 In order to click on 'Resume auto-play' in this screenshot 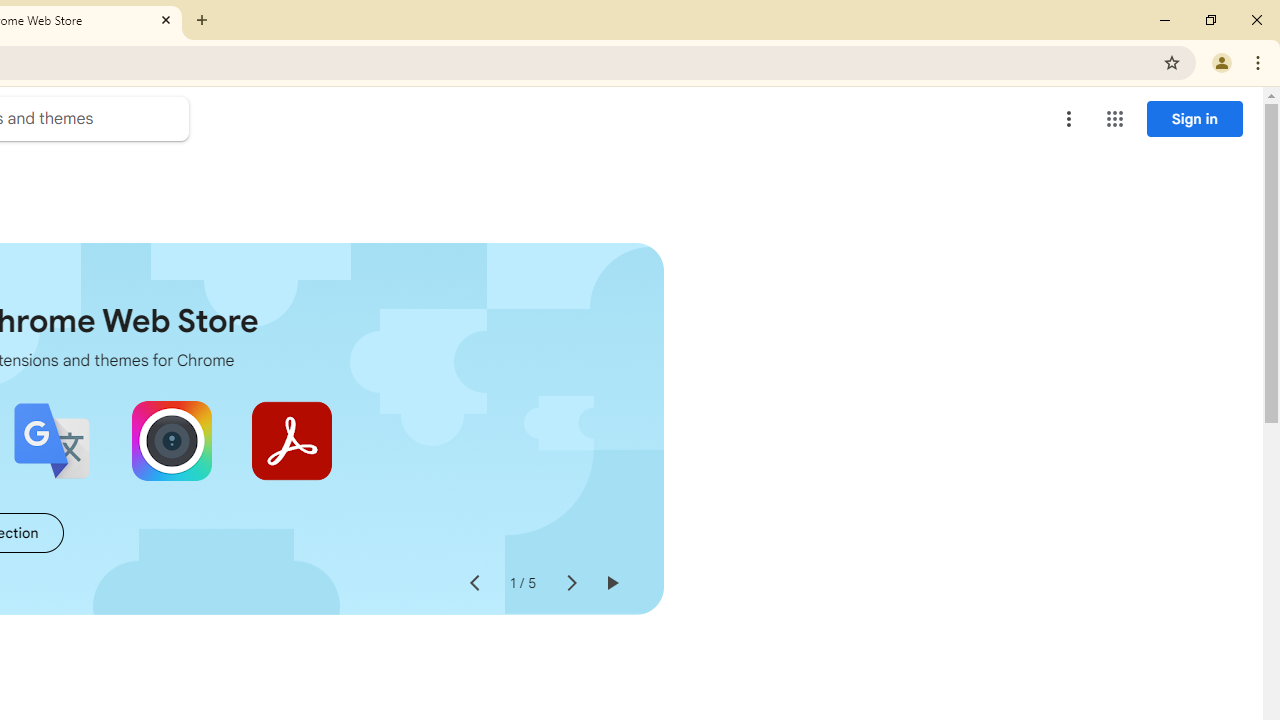, I will do `click(610, 583)`.